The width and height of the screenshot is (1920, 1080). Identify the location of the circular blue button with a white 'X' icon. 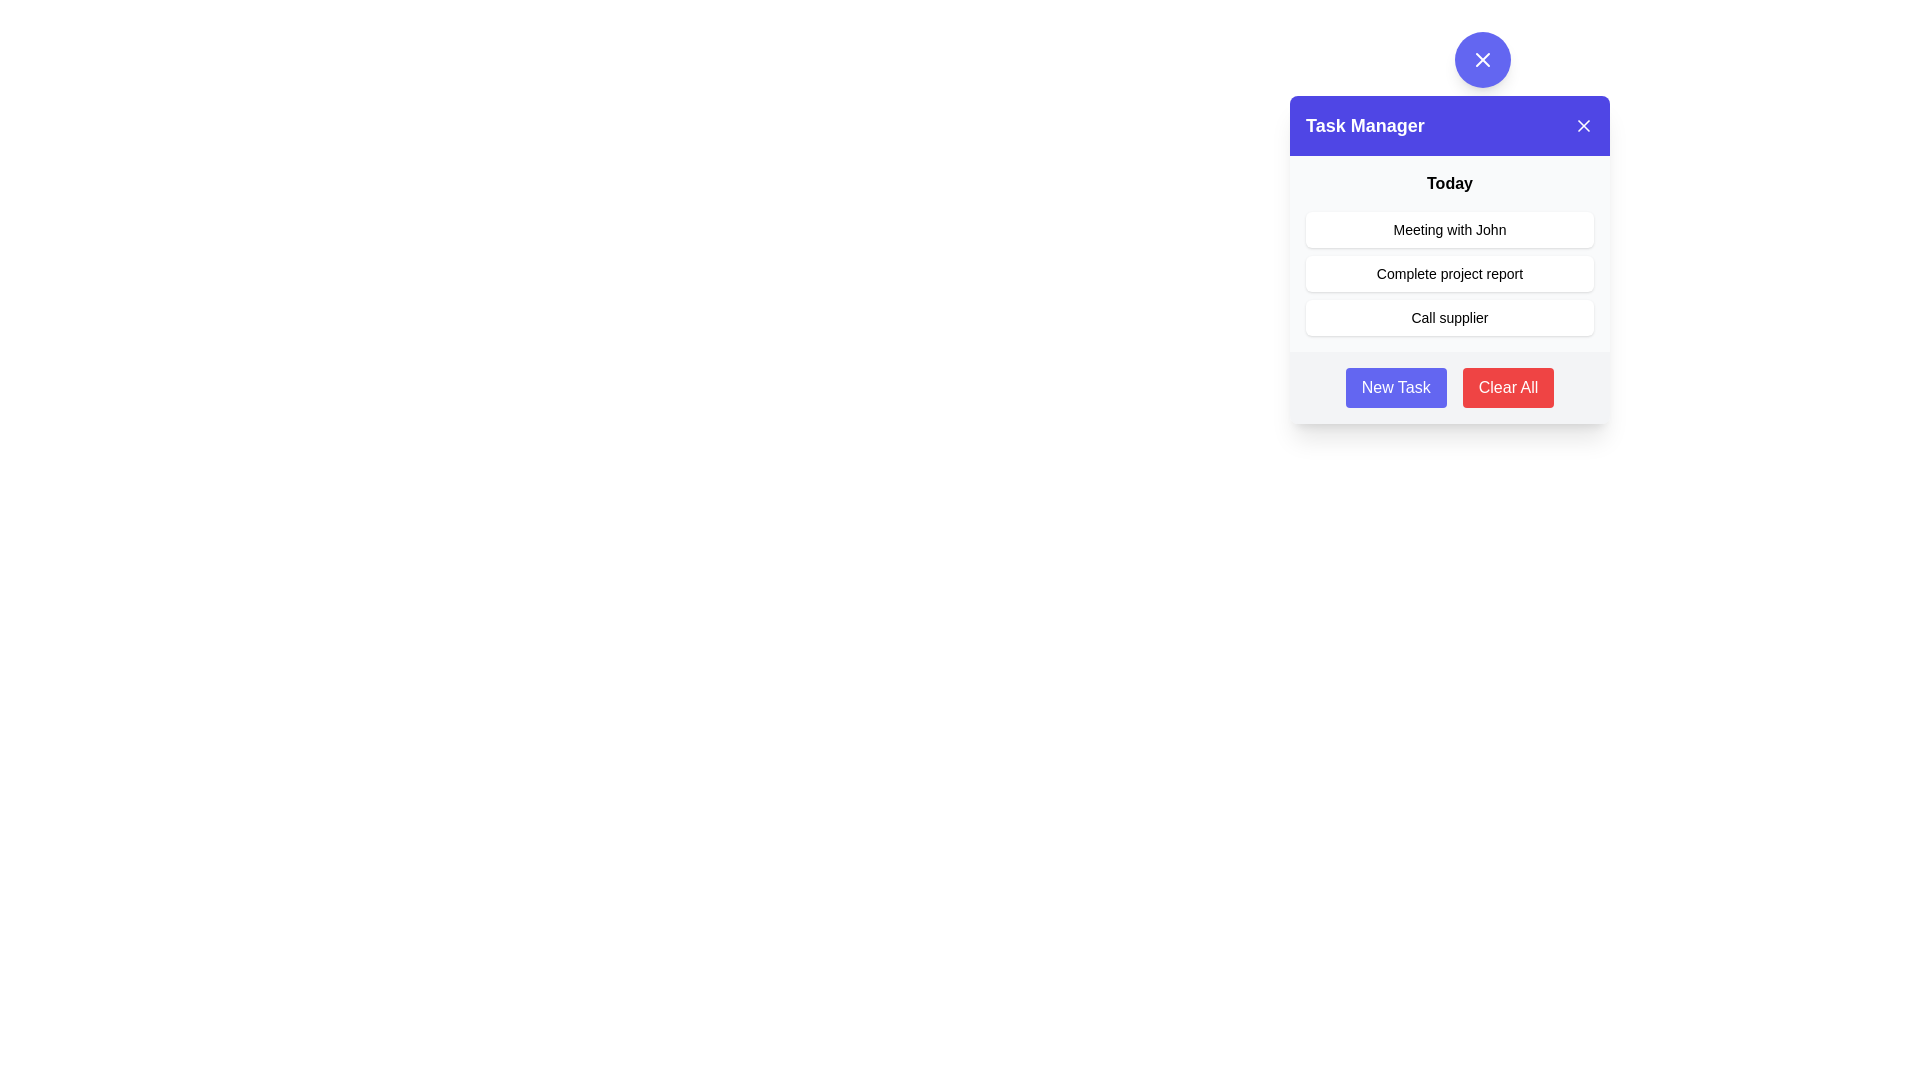
(1482, 59).